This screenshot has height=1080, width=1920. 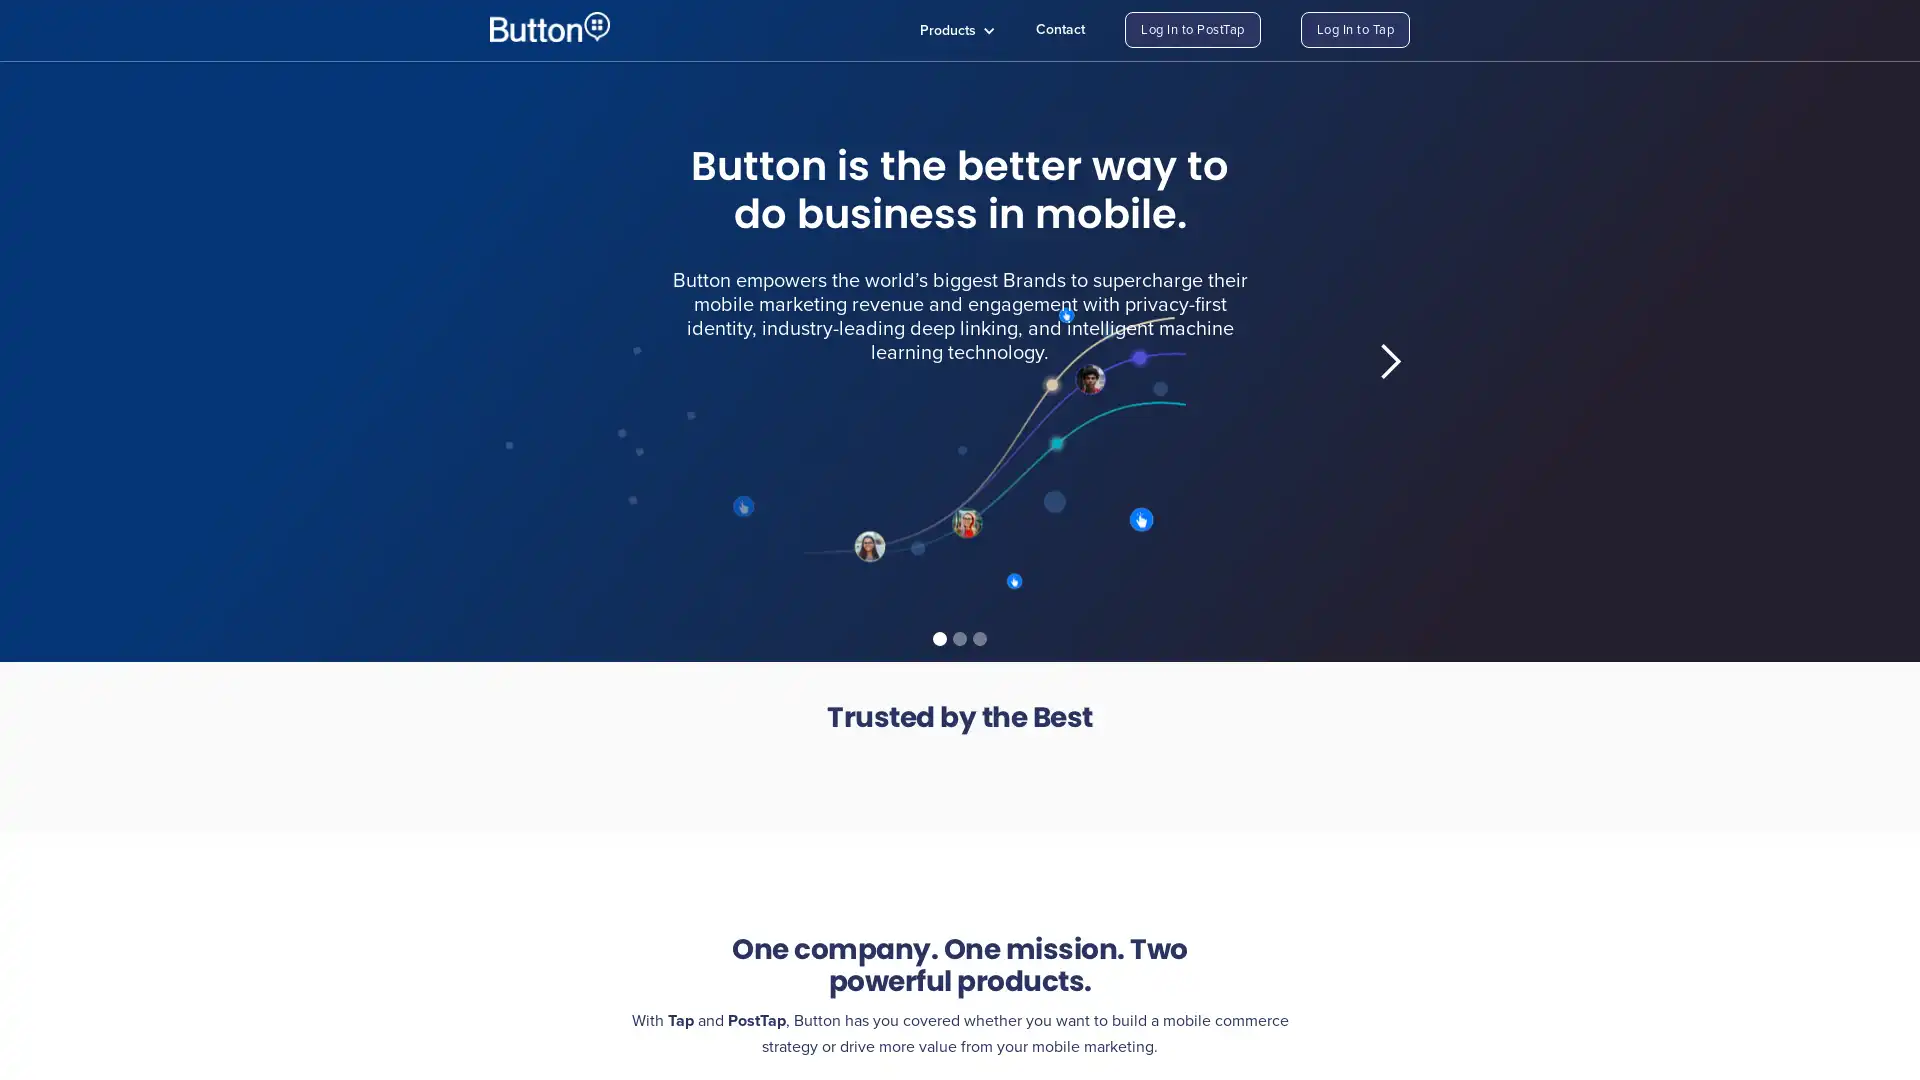 I want to click on Tell me more, so click(x=1159, y=523).